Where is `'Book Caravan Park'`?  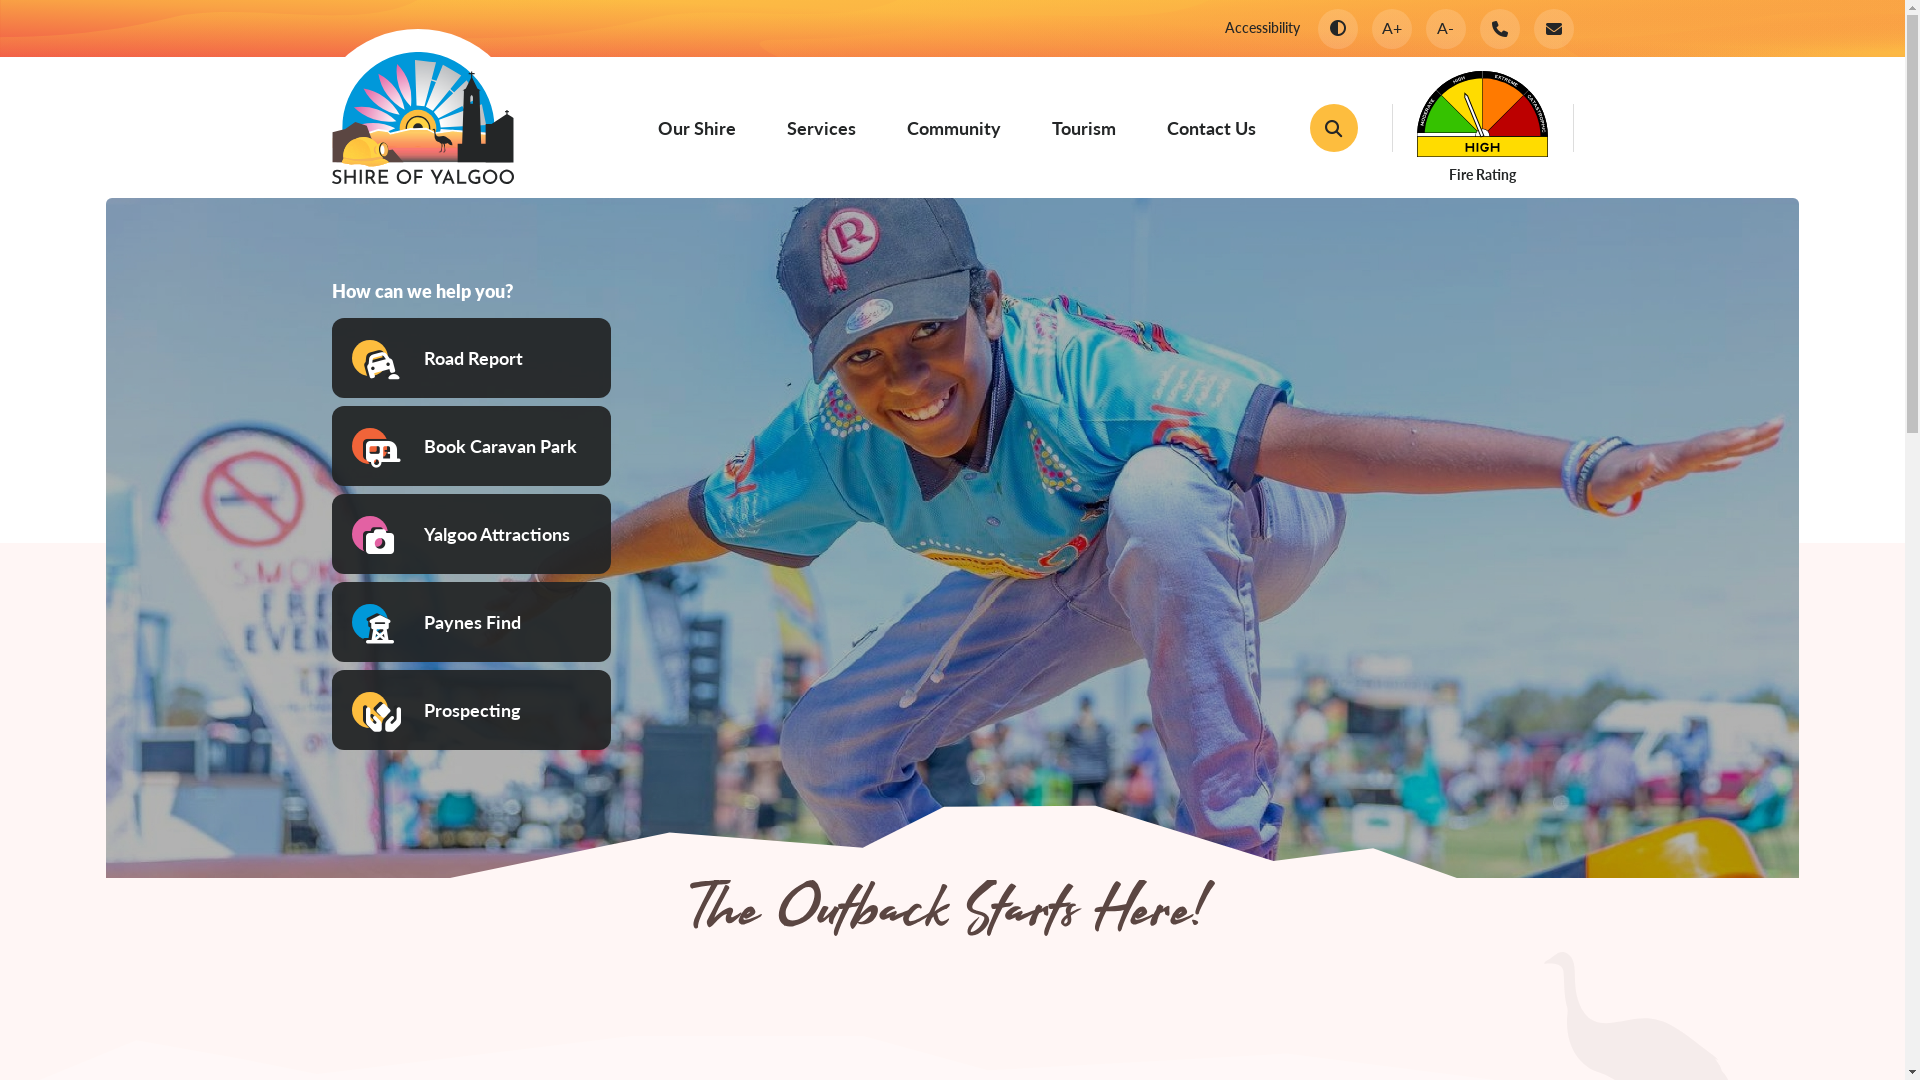
'Book Caravan Park' is located at coordinates (470, 445).